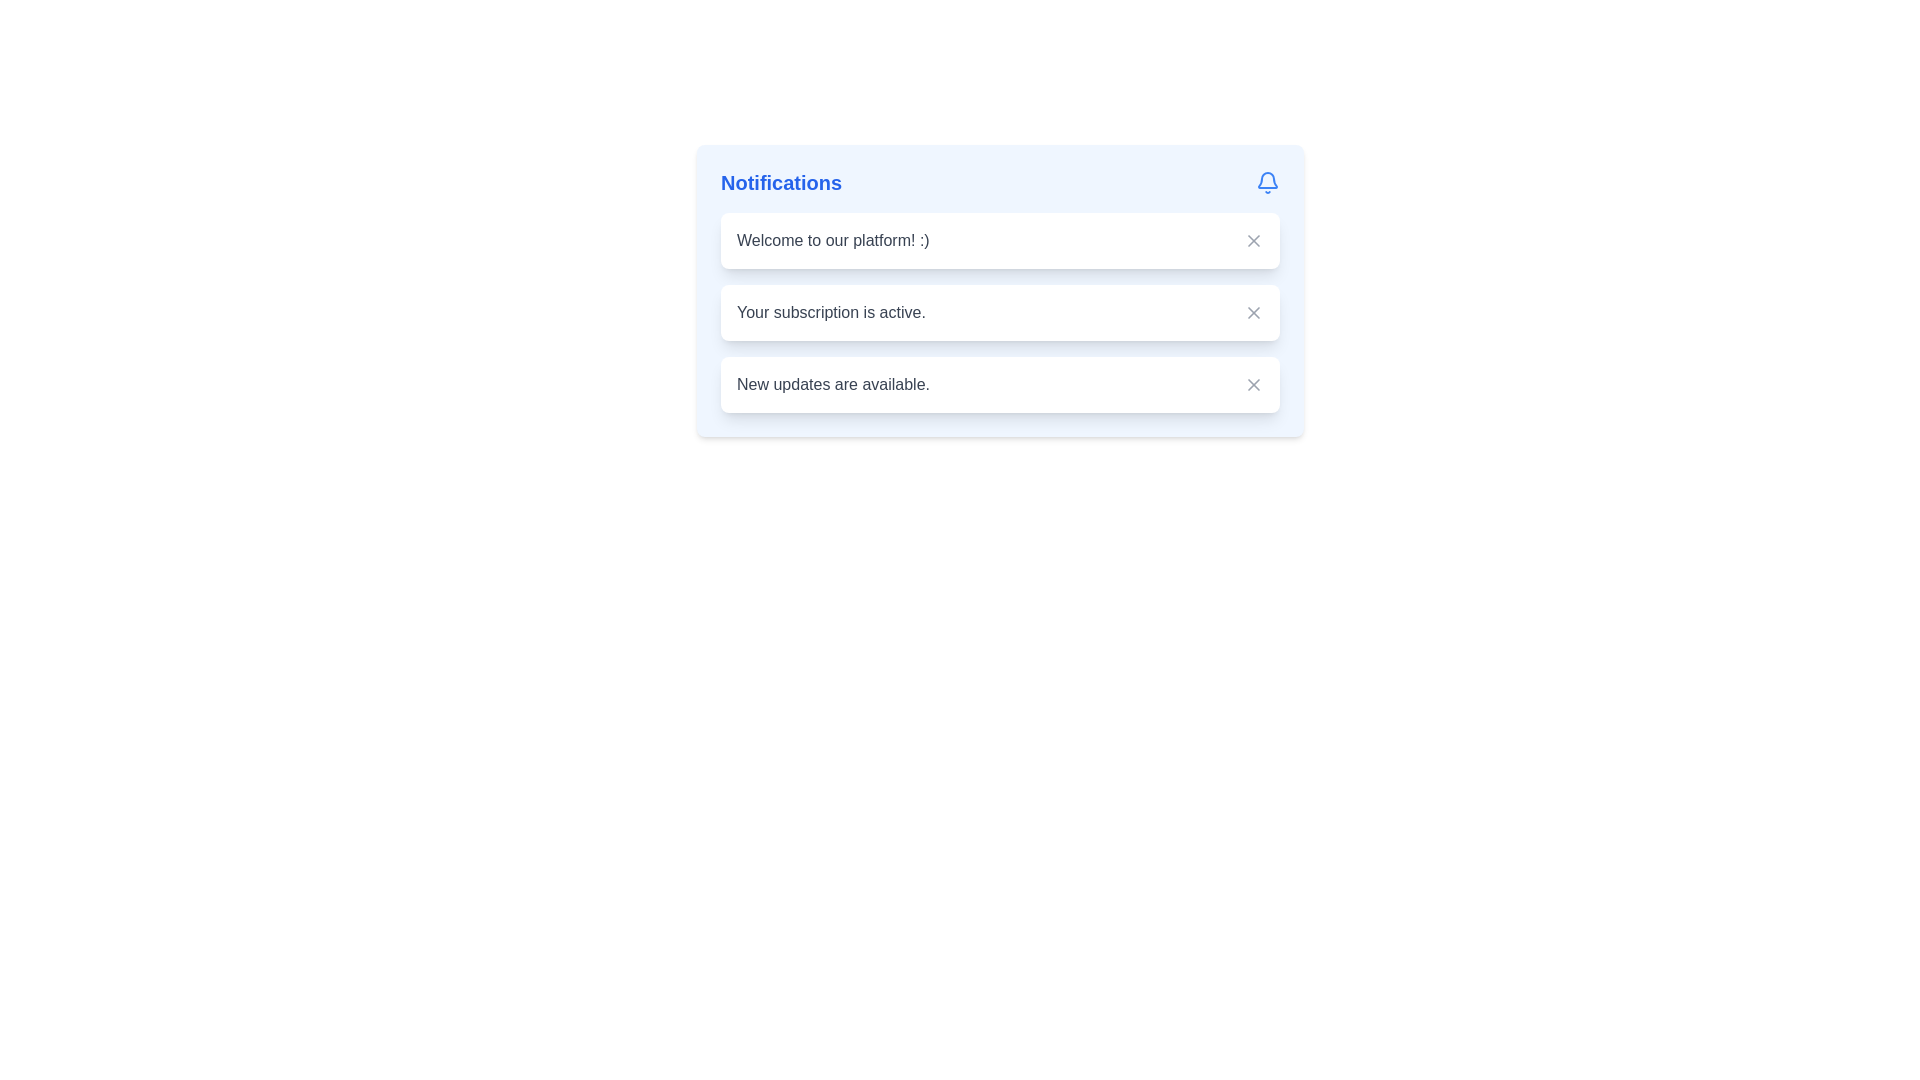 This screenshot has width=1920, height=1080. What do you see at coordinates (1000, 239) in the screenshot?
I see `the notification card at the top of the vertical stack` at bounding box center [1000, 239].